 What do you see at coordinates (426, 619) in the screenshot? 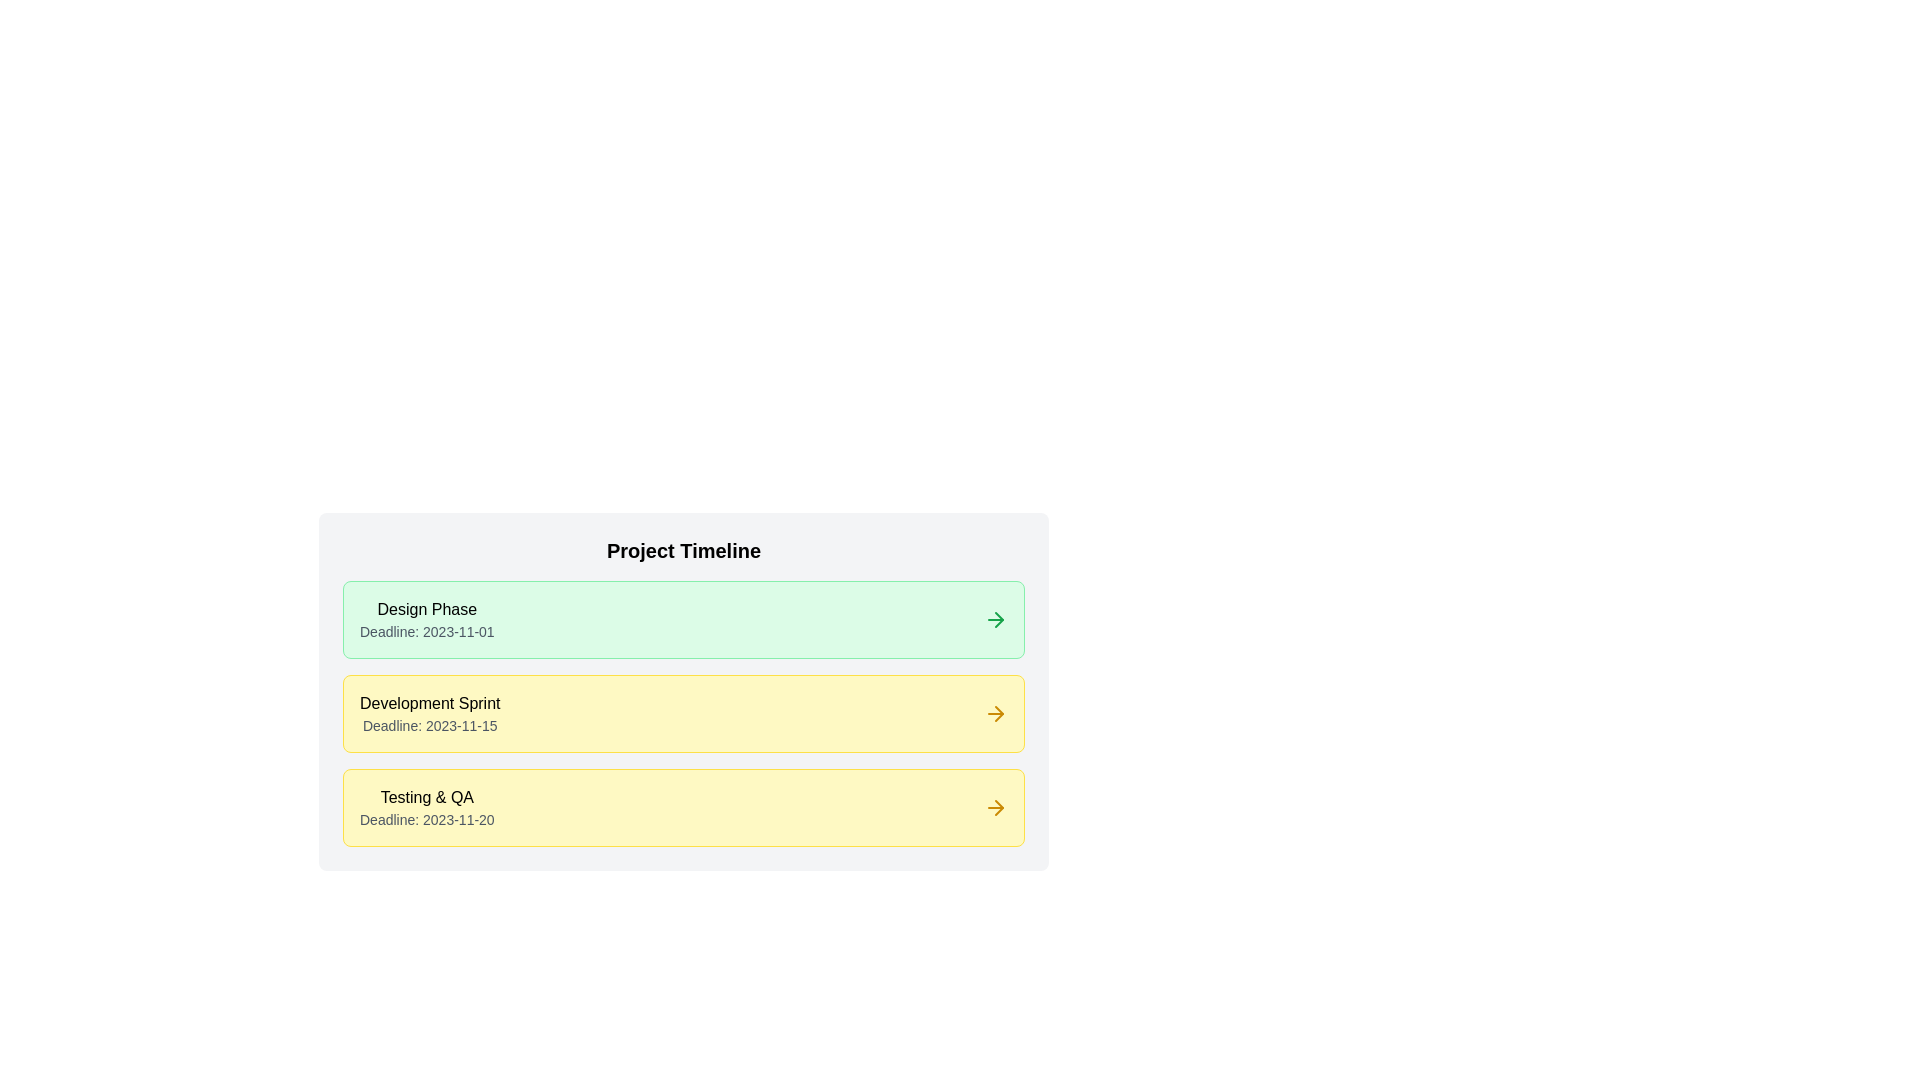
I see `text label that provides information about a project phase, including its title and associated deadline date, located in the top-left corner of the first green section within the outlined group titled 'Project Timeline'` at bounding box center [426, 619].